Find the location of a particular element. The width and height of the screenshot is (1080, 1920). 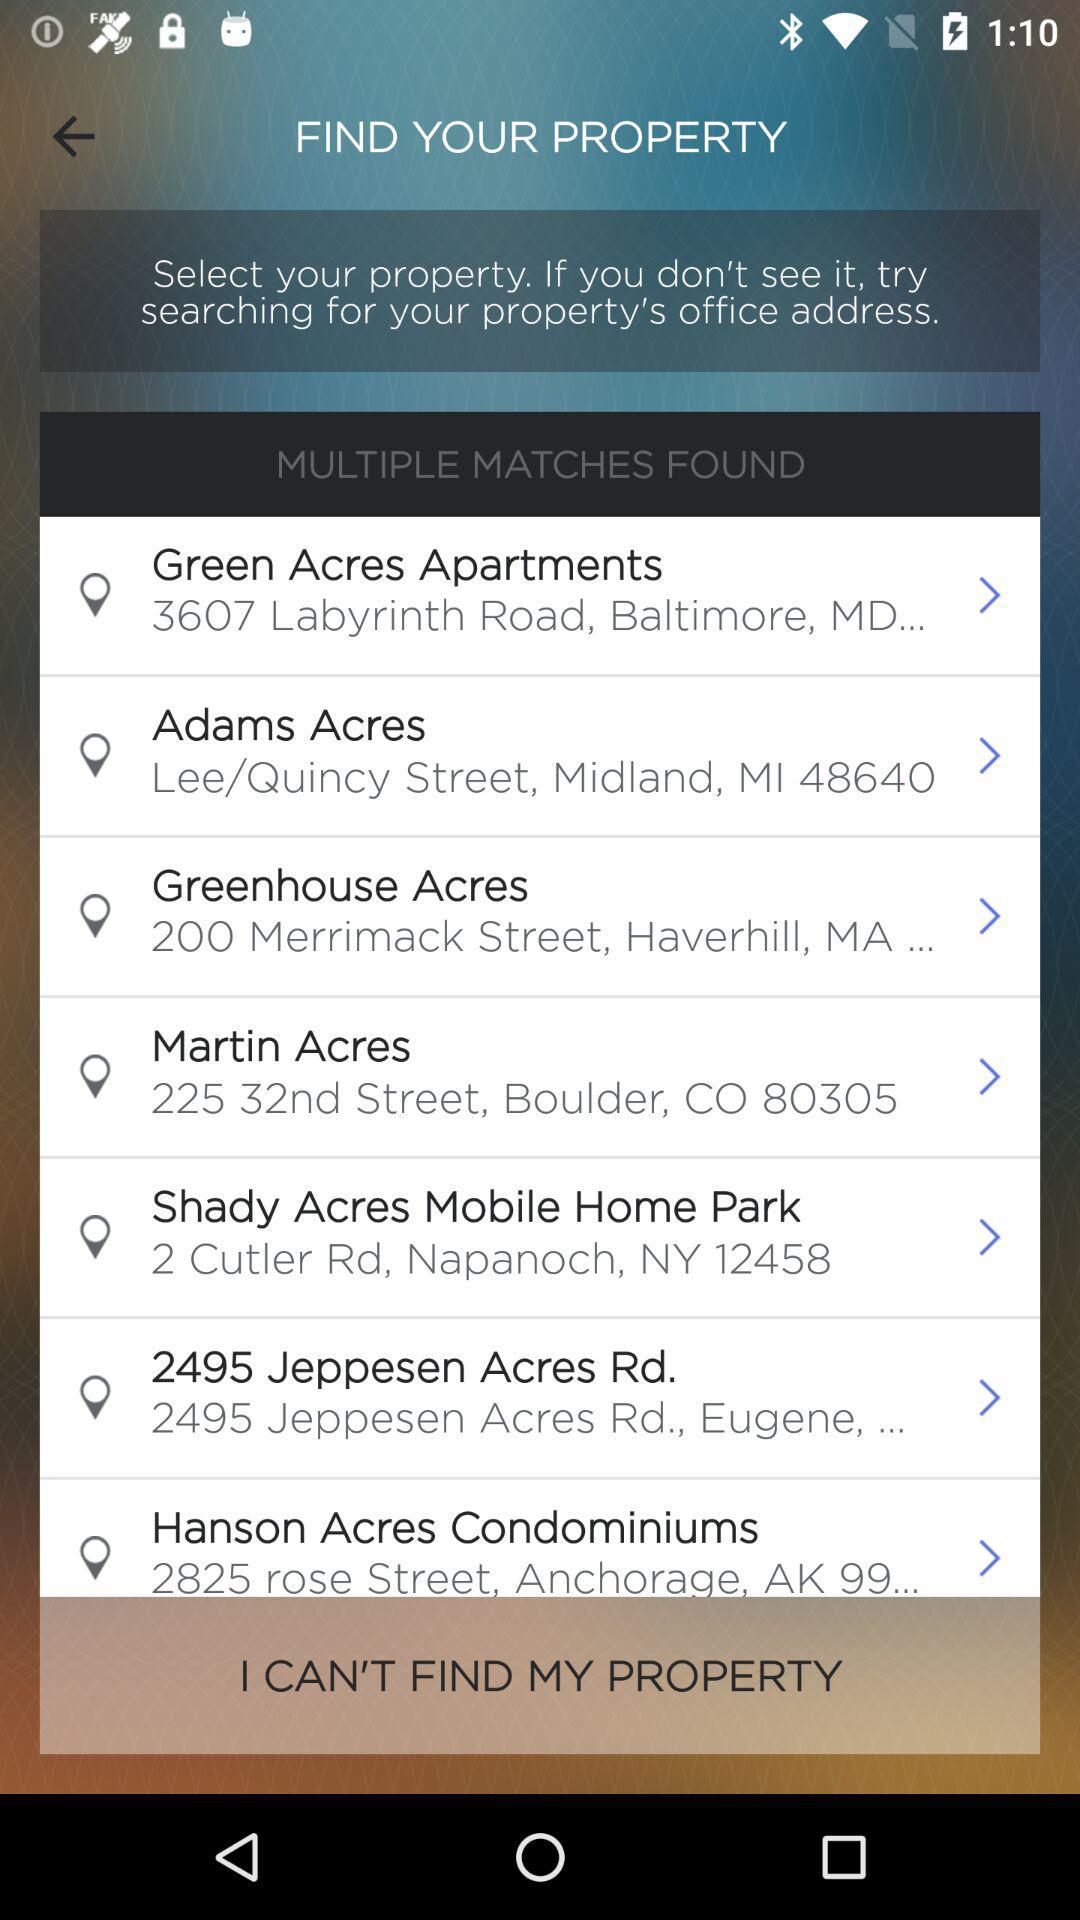

the app above the adams acres app is located at coordinates (545, 620).